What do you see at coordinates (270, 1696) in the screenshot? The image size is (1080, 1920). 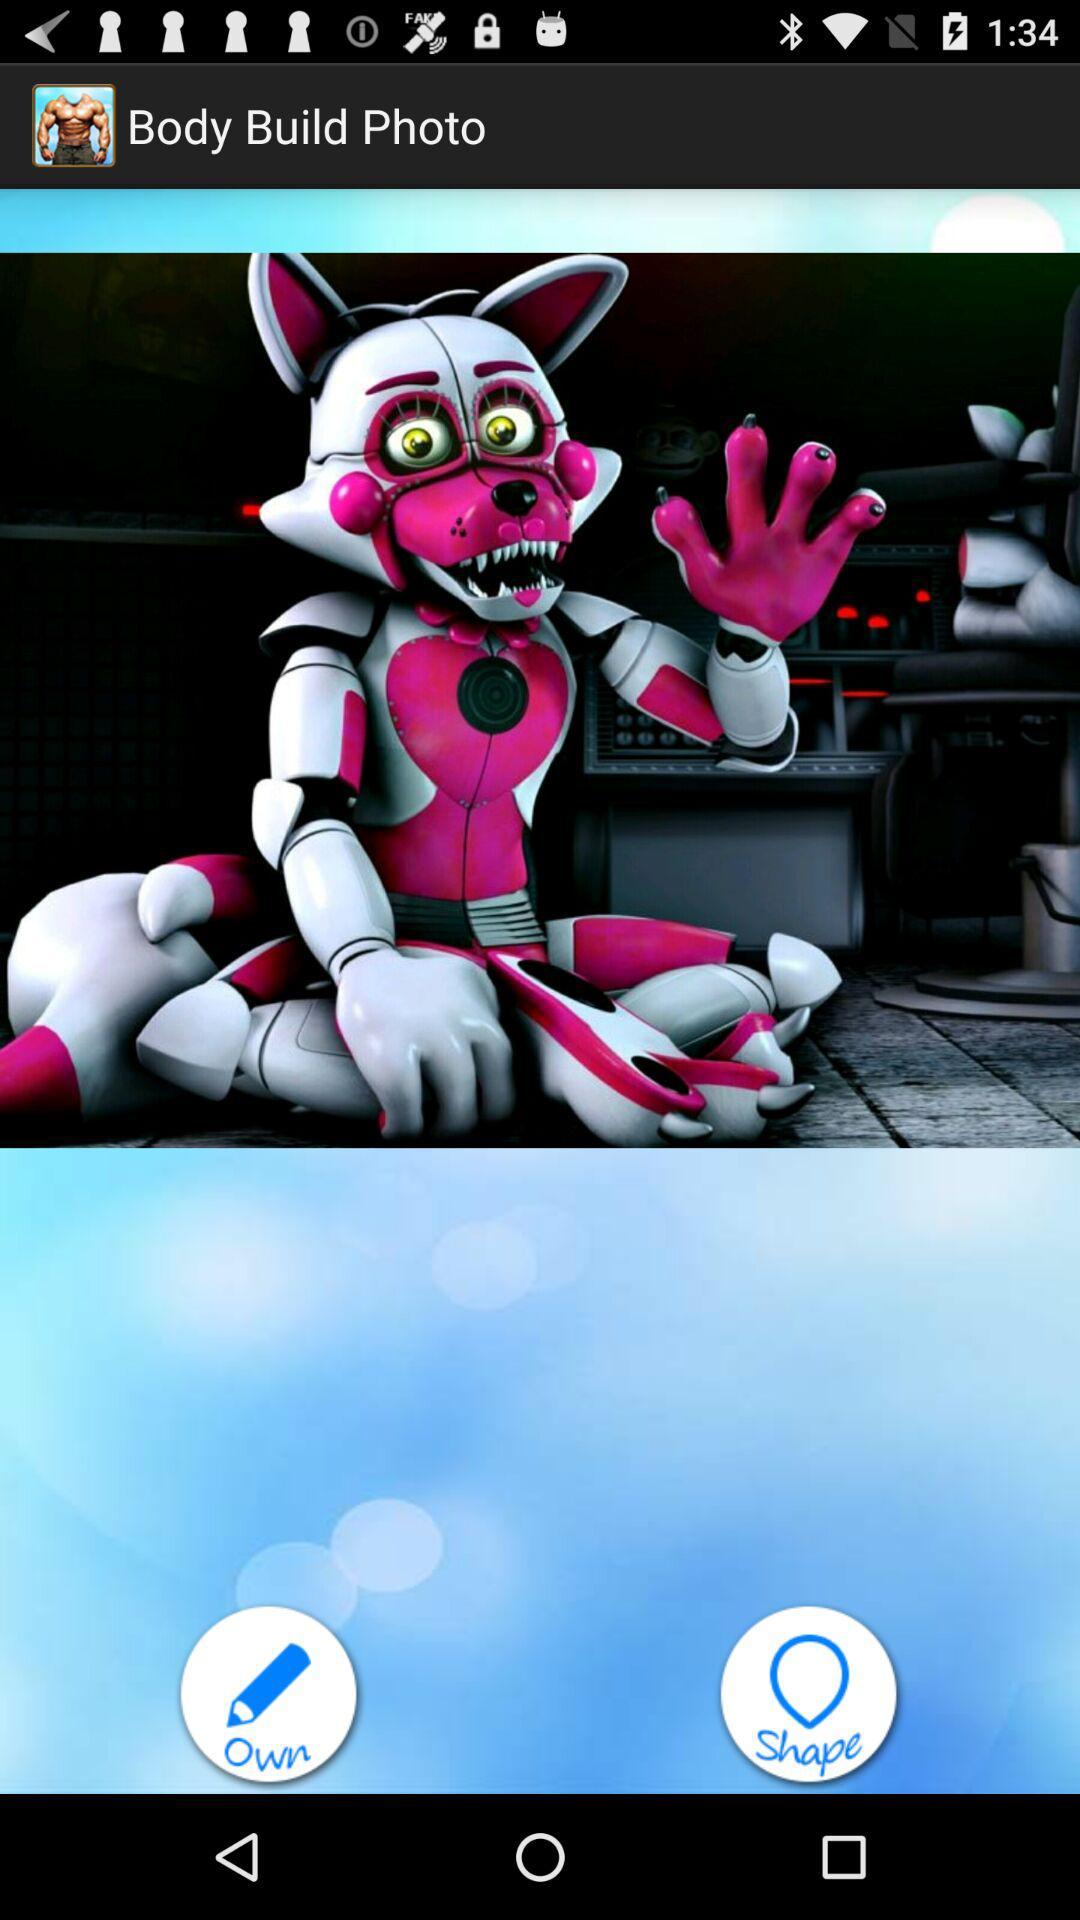 I see `item at the bottom left corner` at bounding box center [270, 1696].